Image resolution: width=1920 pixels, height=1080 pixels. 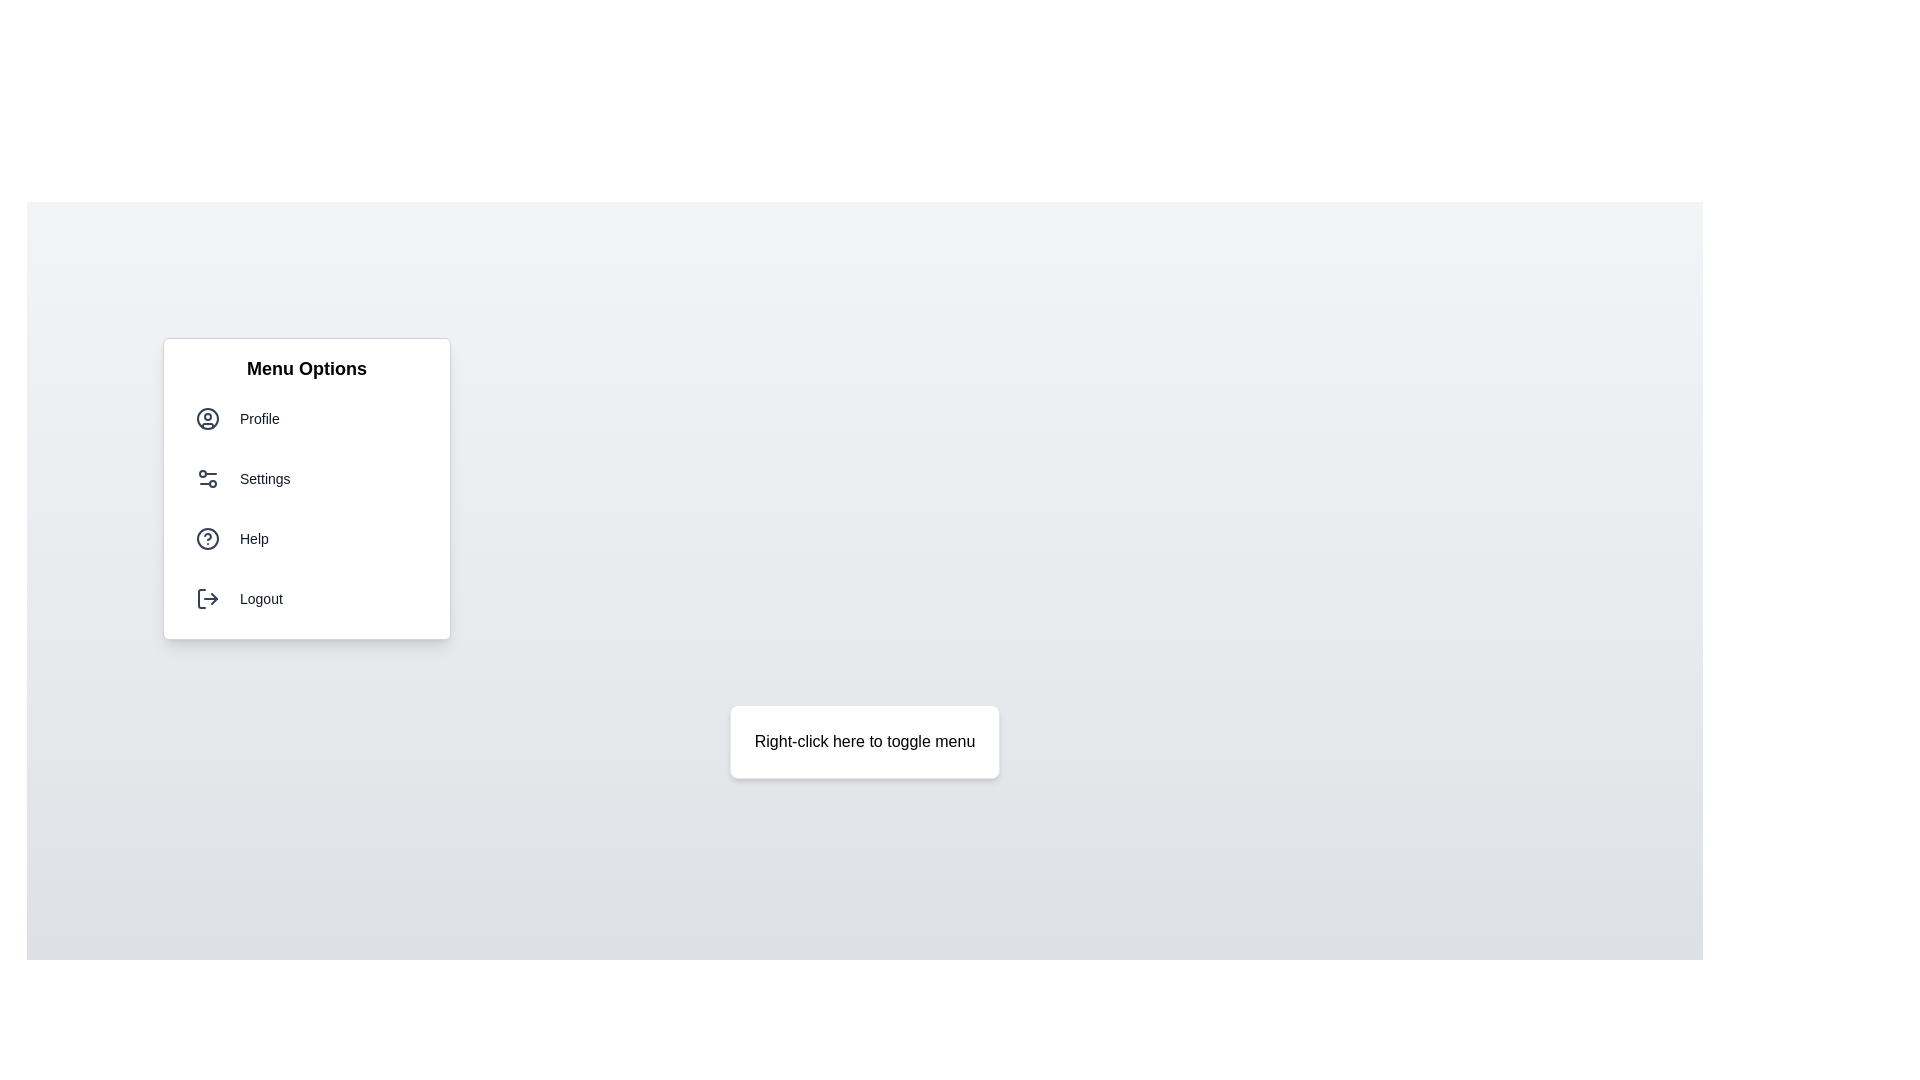 What do you see at coordinates (306, 597) in the screenshot?
I see `the menu item Logout to highlight it` at bounding box center [306, 597].